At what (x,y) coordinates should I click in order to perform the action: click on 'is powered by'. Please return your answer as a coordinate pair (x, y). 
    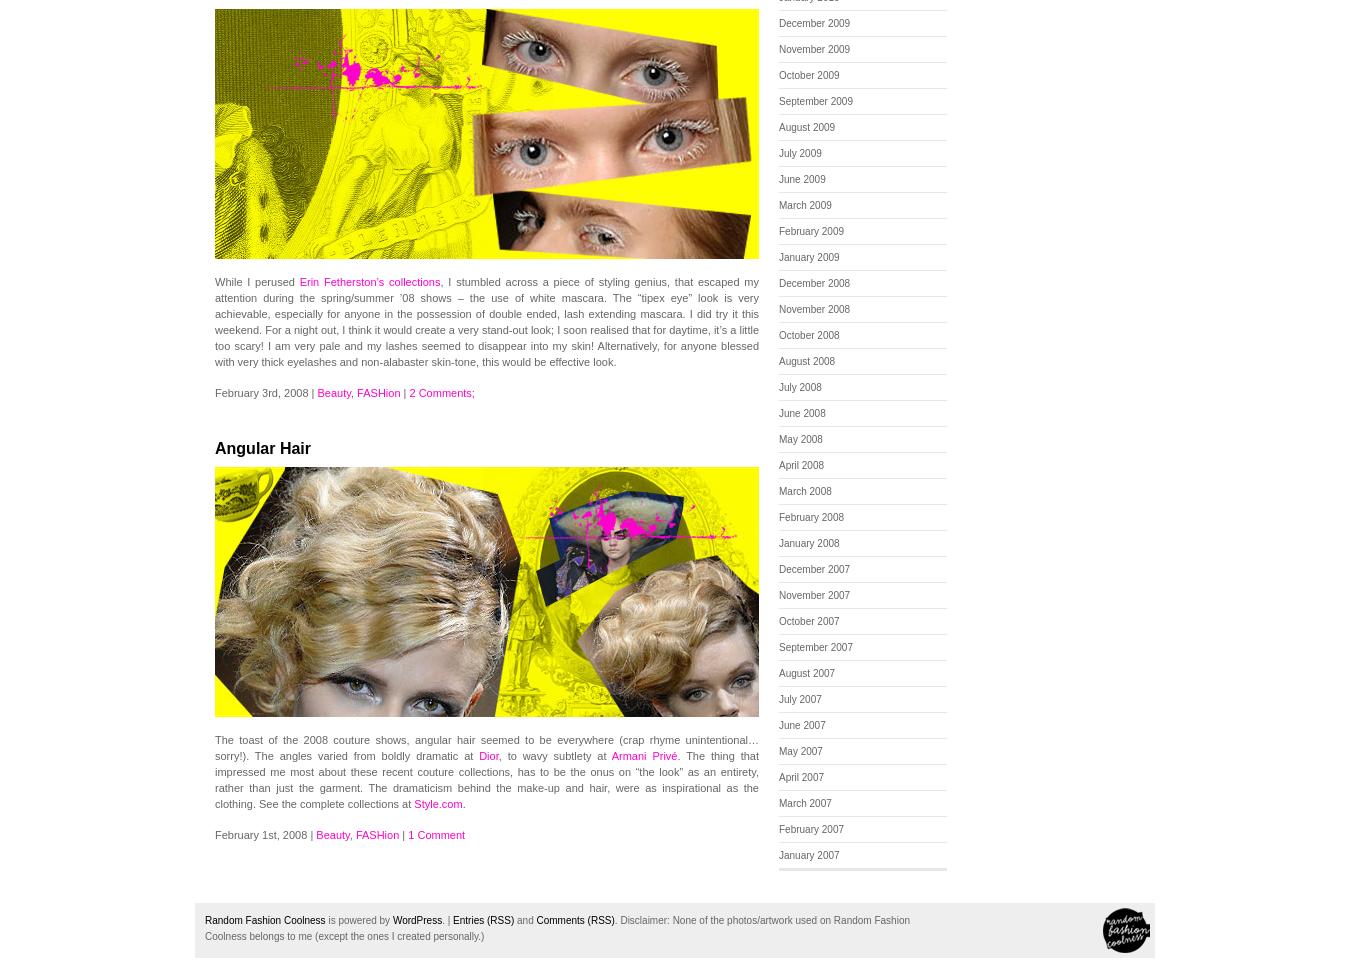
    Looking at the image, I should click on (358, 919).